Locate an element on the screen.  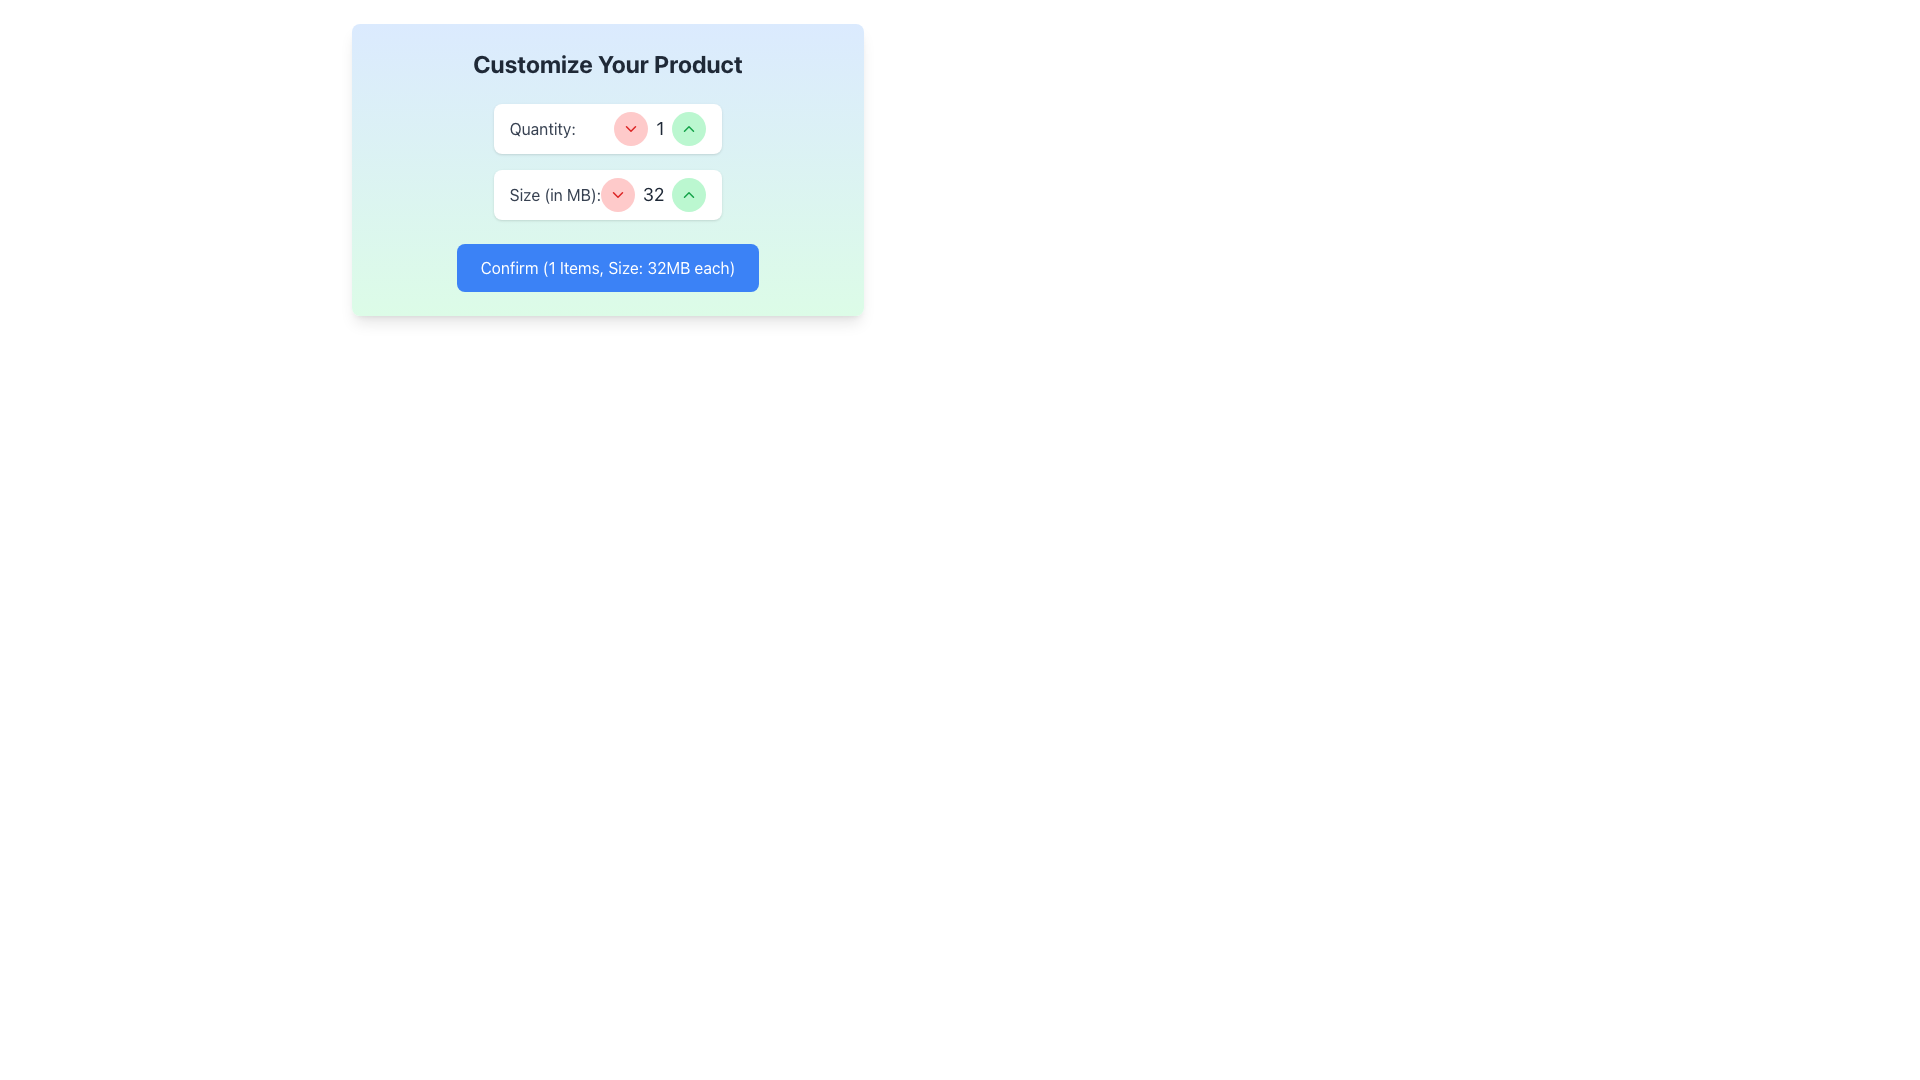
current numerical value from the grouped component containing two labeled number input fields within the 'Customize Your Product' dialog is located at coordinates (607, 161).